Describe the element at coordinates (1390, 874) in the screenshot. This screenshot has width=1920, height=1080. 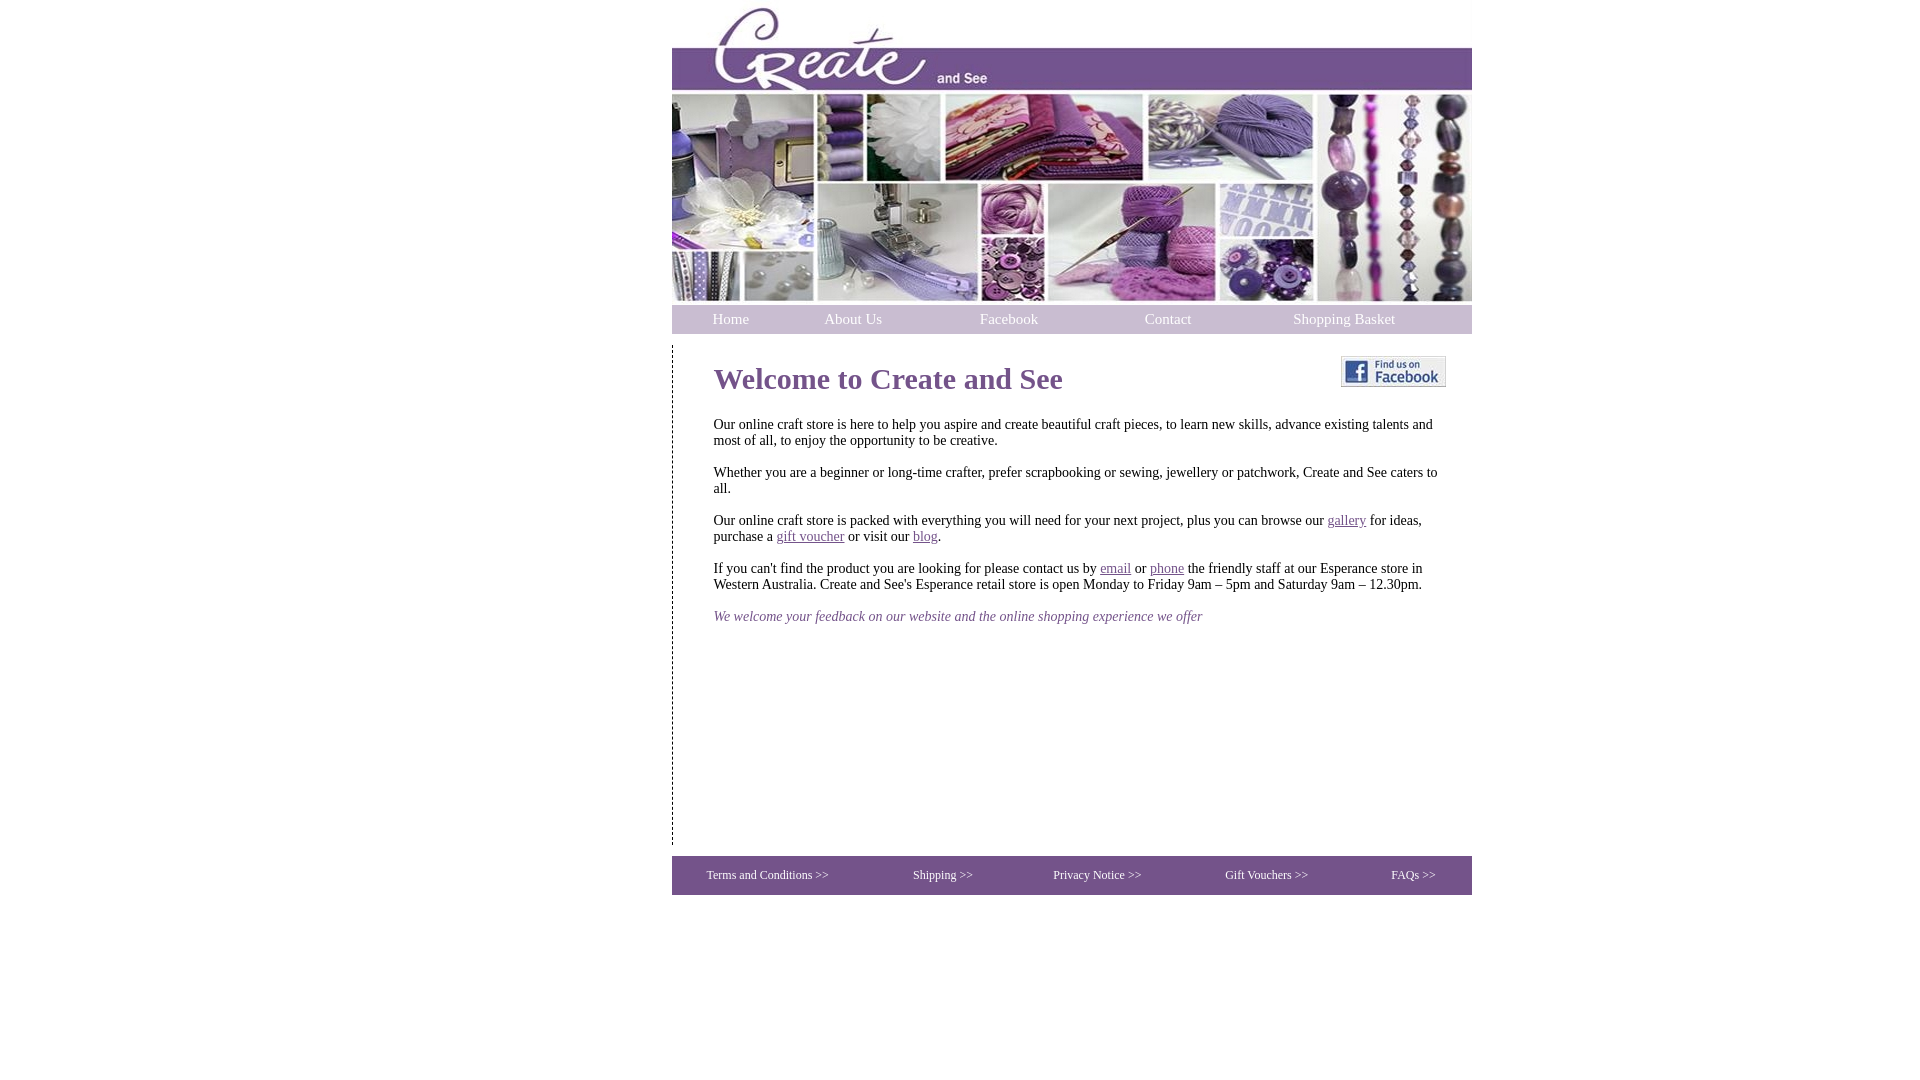
I see `'FAQs >>'` at that location.